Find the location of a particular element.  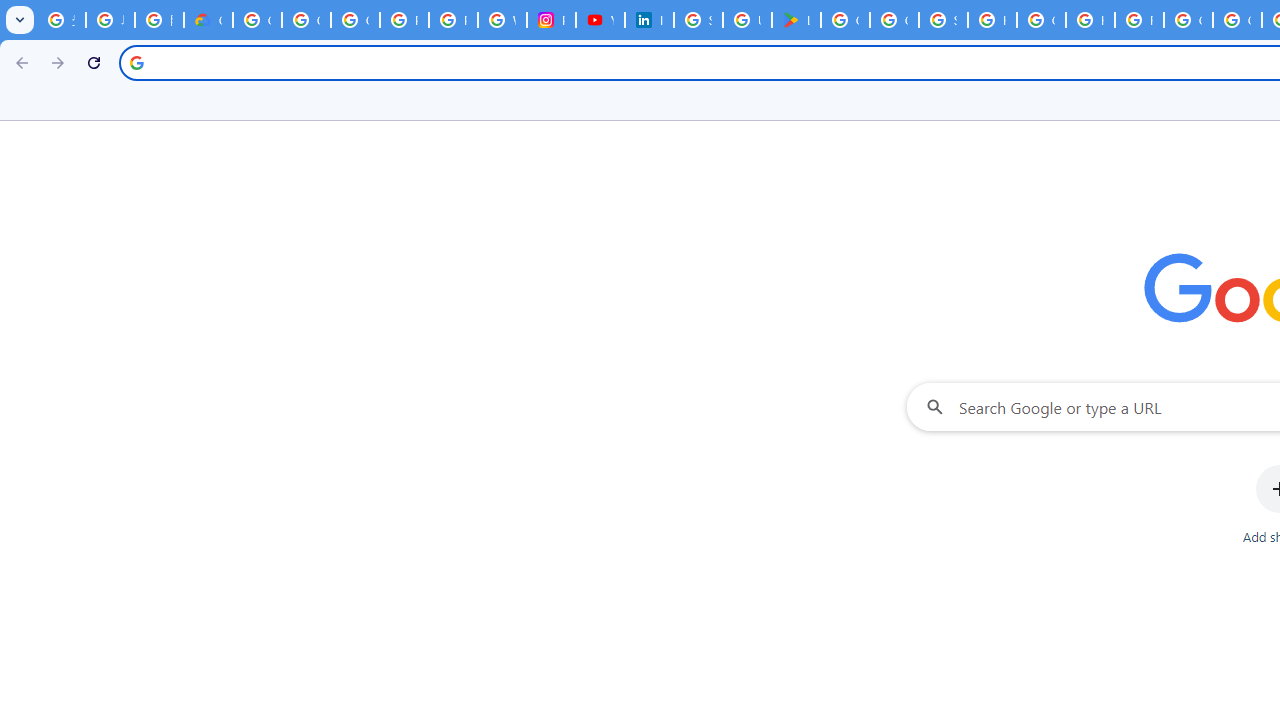

'Last Shelter: Survival - Apps on Google Play' is located at coordinates (795, 20).